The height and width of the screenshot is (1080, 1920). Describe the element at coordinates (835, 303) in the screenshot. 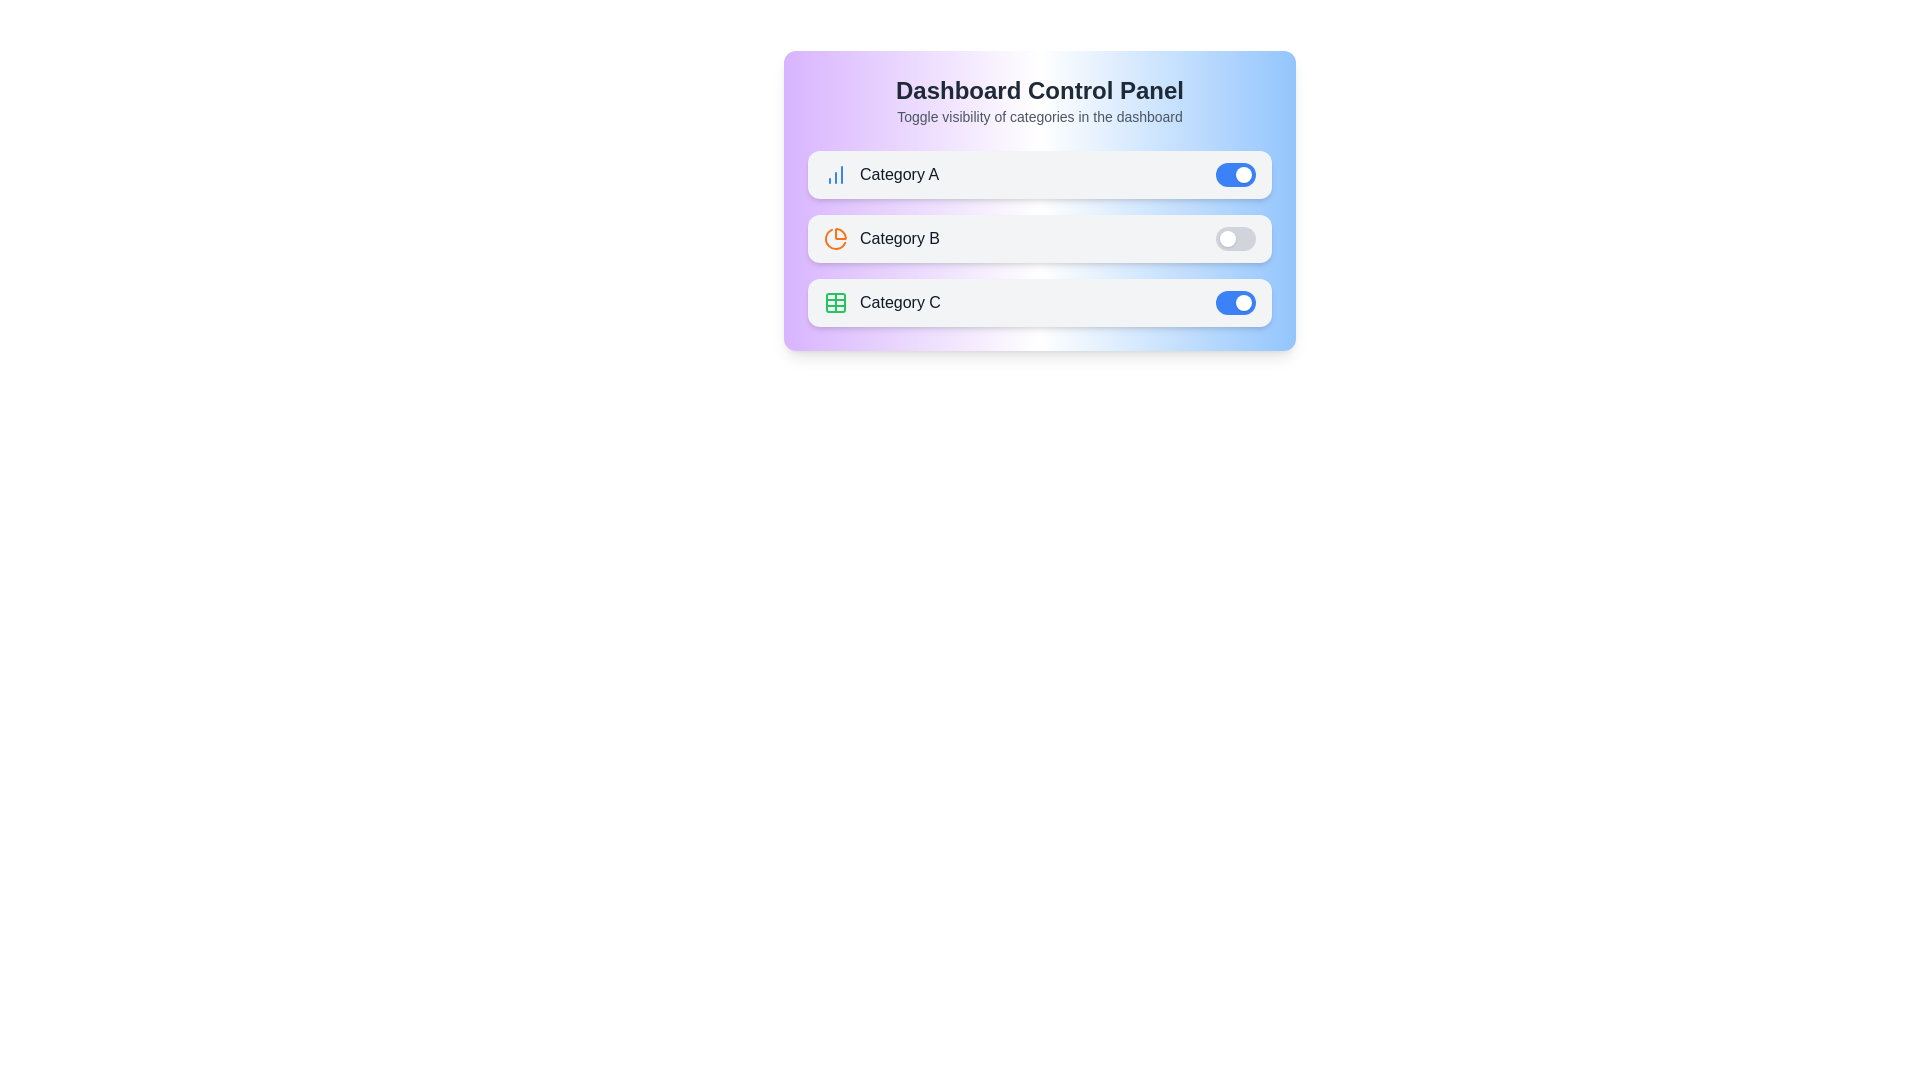

I see `the icon next to 'Category C'` at that location.